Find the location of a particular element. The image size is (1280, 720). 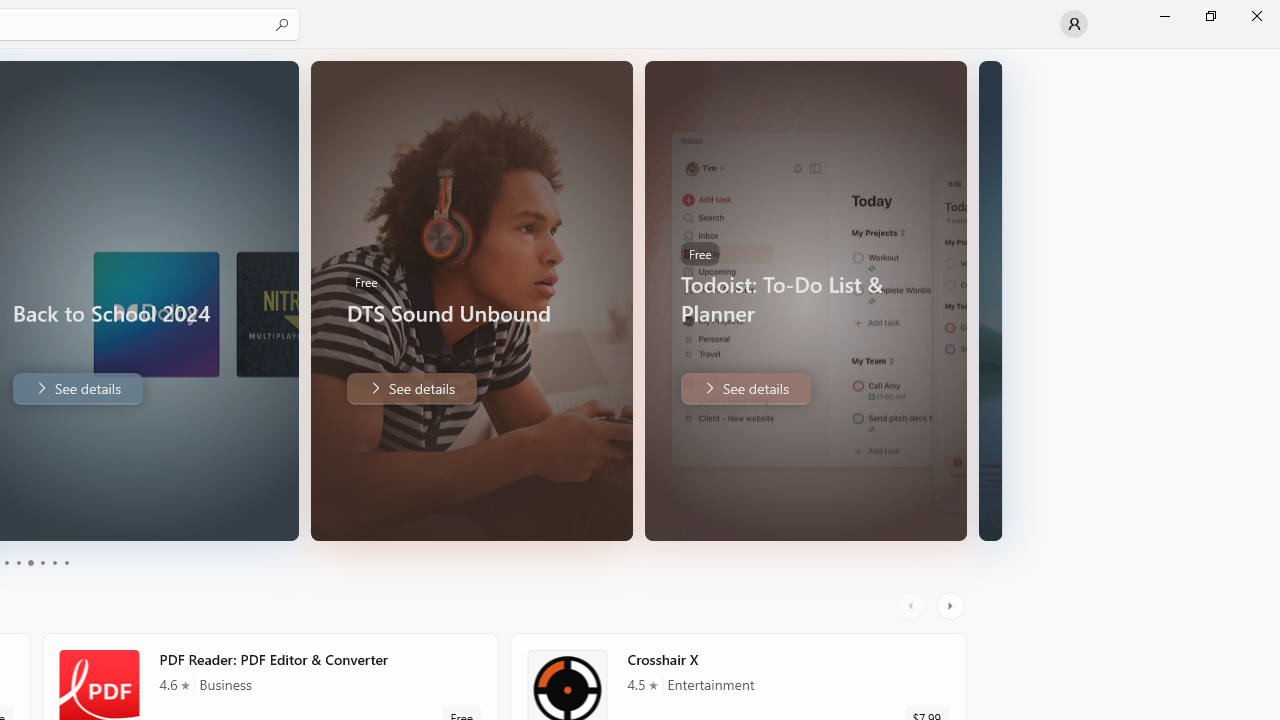

'AutomationID: LeftScrollButton' is located at coordinates (912, 605).